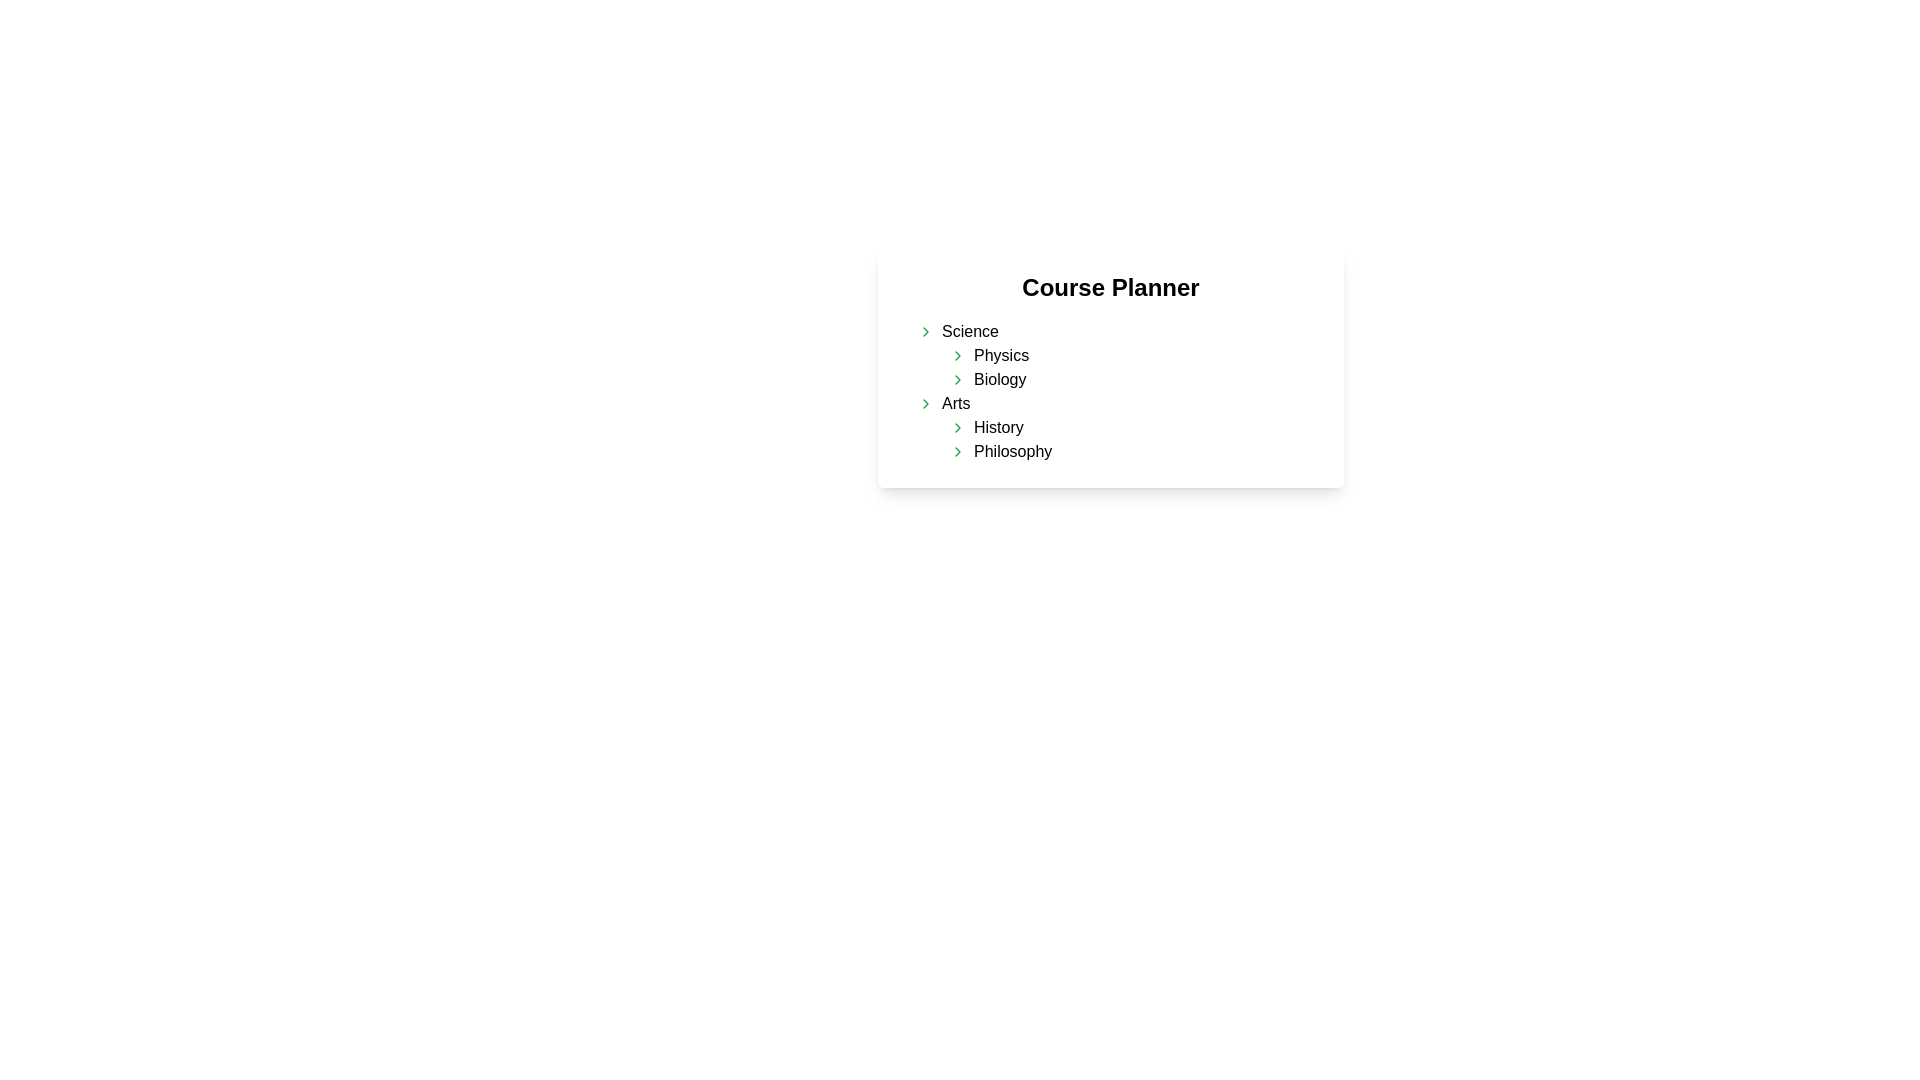 The image size is (1920, 1080). What do you see at coordinates (1127, 438) in the screenshot?
I see `the navigational arrow icons of the second visual group in the 'Arts' section, which contains 'History' and 'Philosophy'` at bounding box center [1127, 438].